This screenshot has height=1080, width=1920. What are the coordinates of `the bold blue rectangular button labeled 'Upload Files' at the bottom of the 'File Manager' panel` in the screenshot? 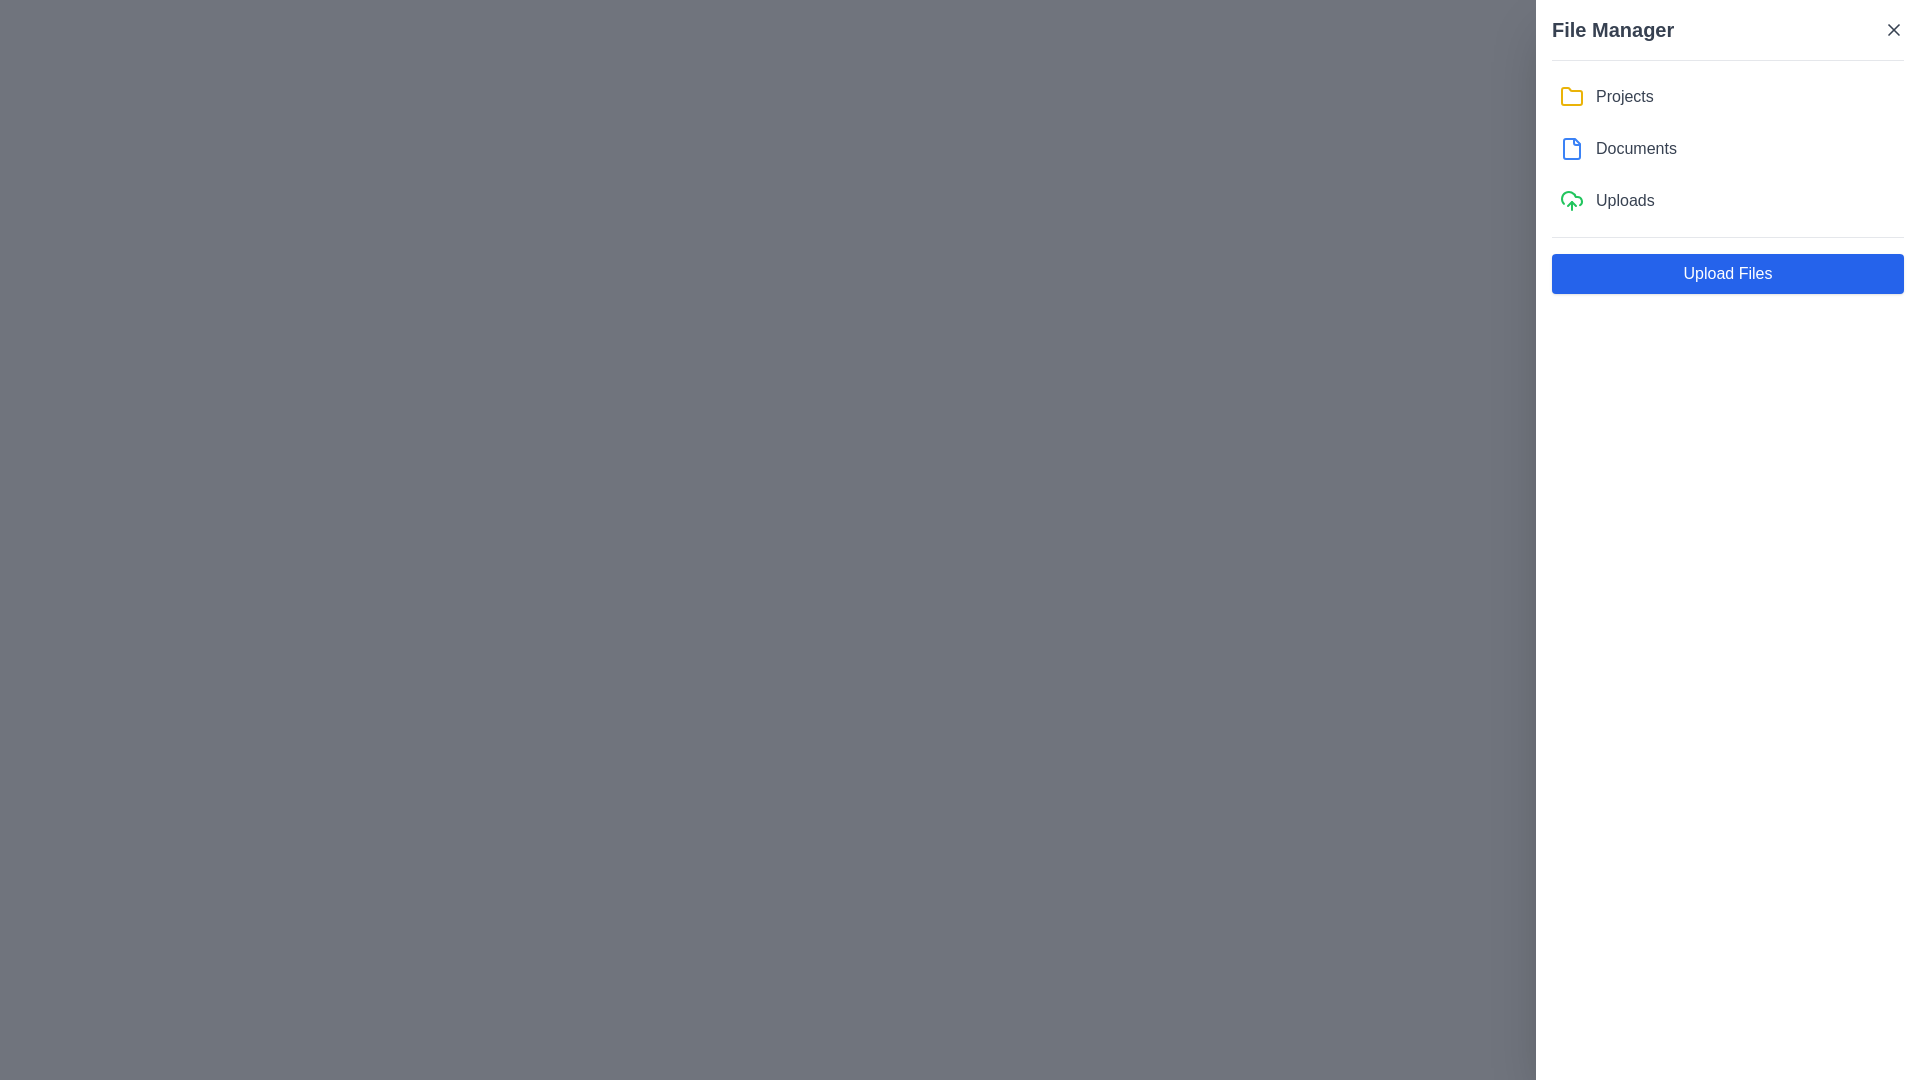 It's located at (1727, 264).